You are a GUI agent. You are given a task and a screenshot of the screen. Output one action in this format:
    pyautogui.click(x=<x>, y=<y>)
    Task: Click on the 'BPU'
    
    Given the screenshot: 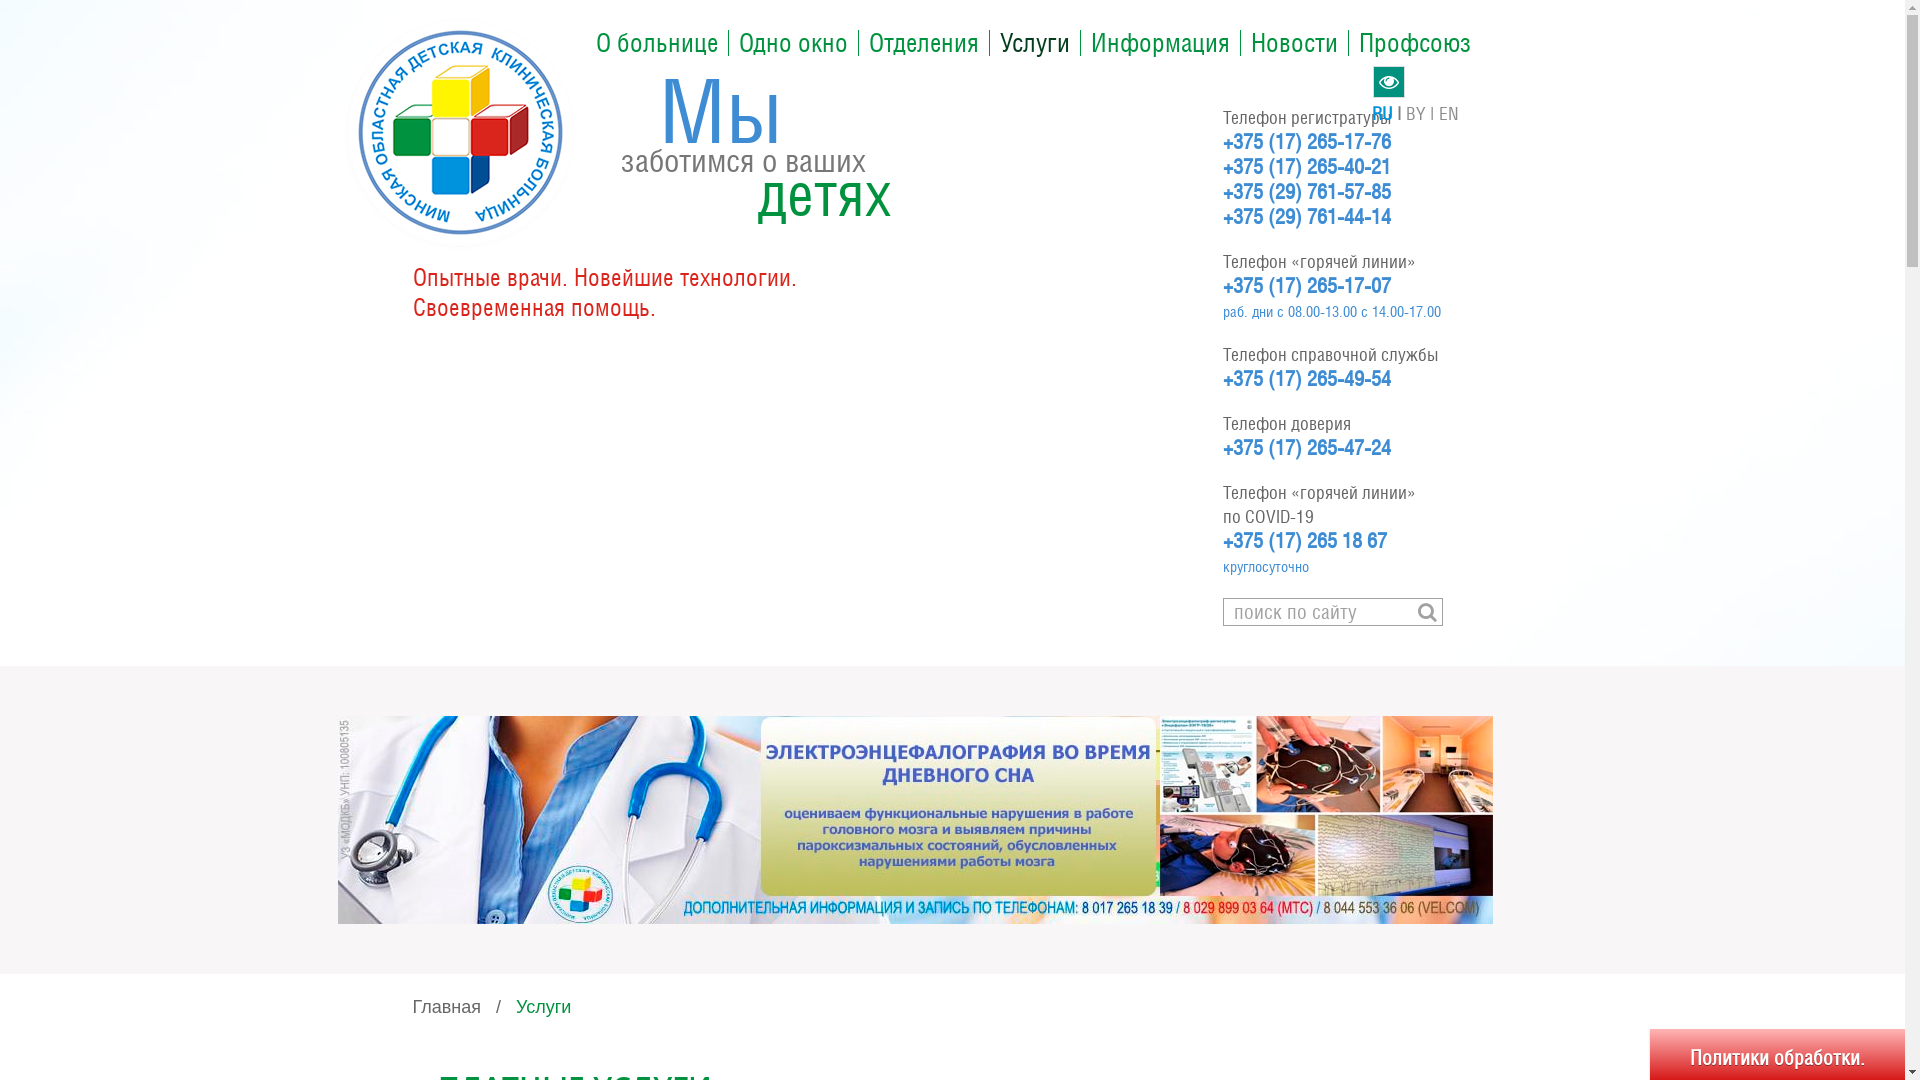 What is the action you would take?
    pyautogui.click(x=914, y=817)
    